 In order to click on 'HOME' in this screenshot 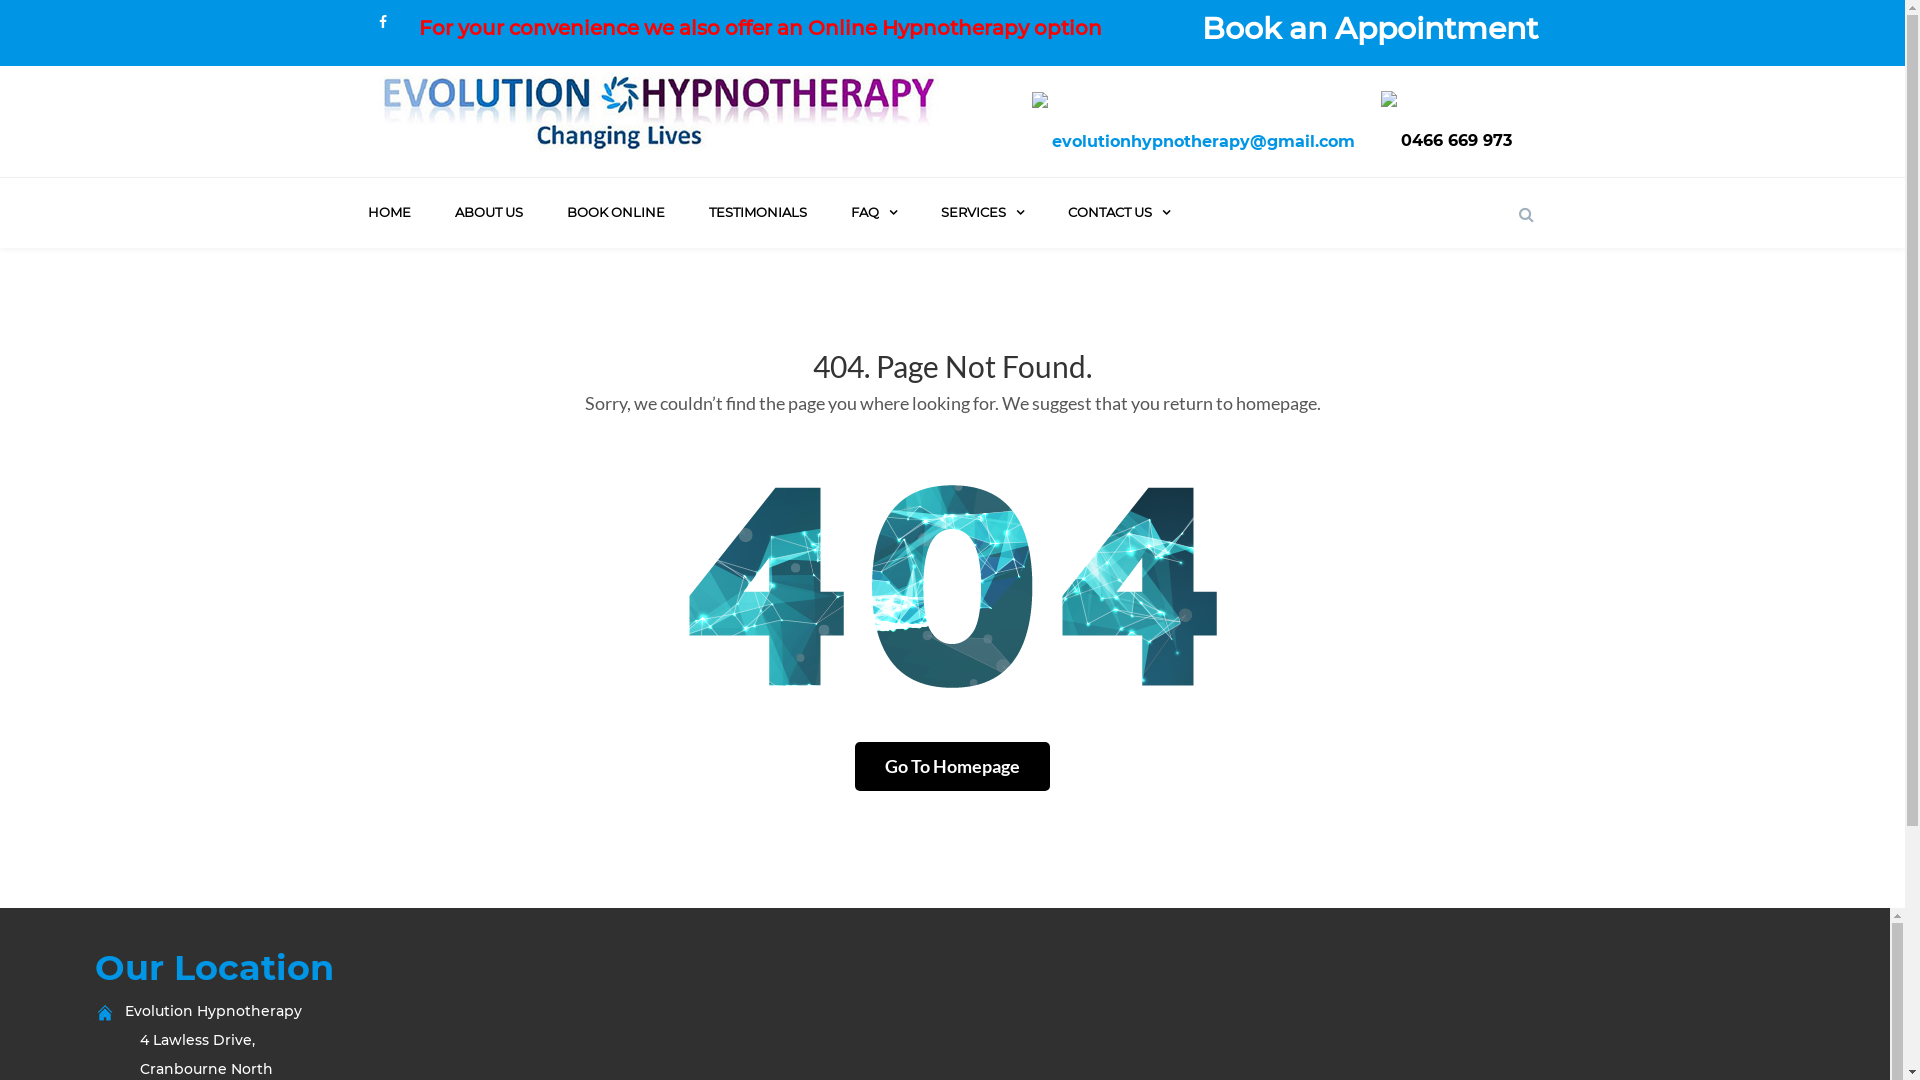, I will do `click(389, 212)`.